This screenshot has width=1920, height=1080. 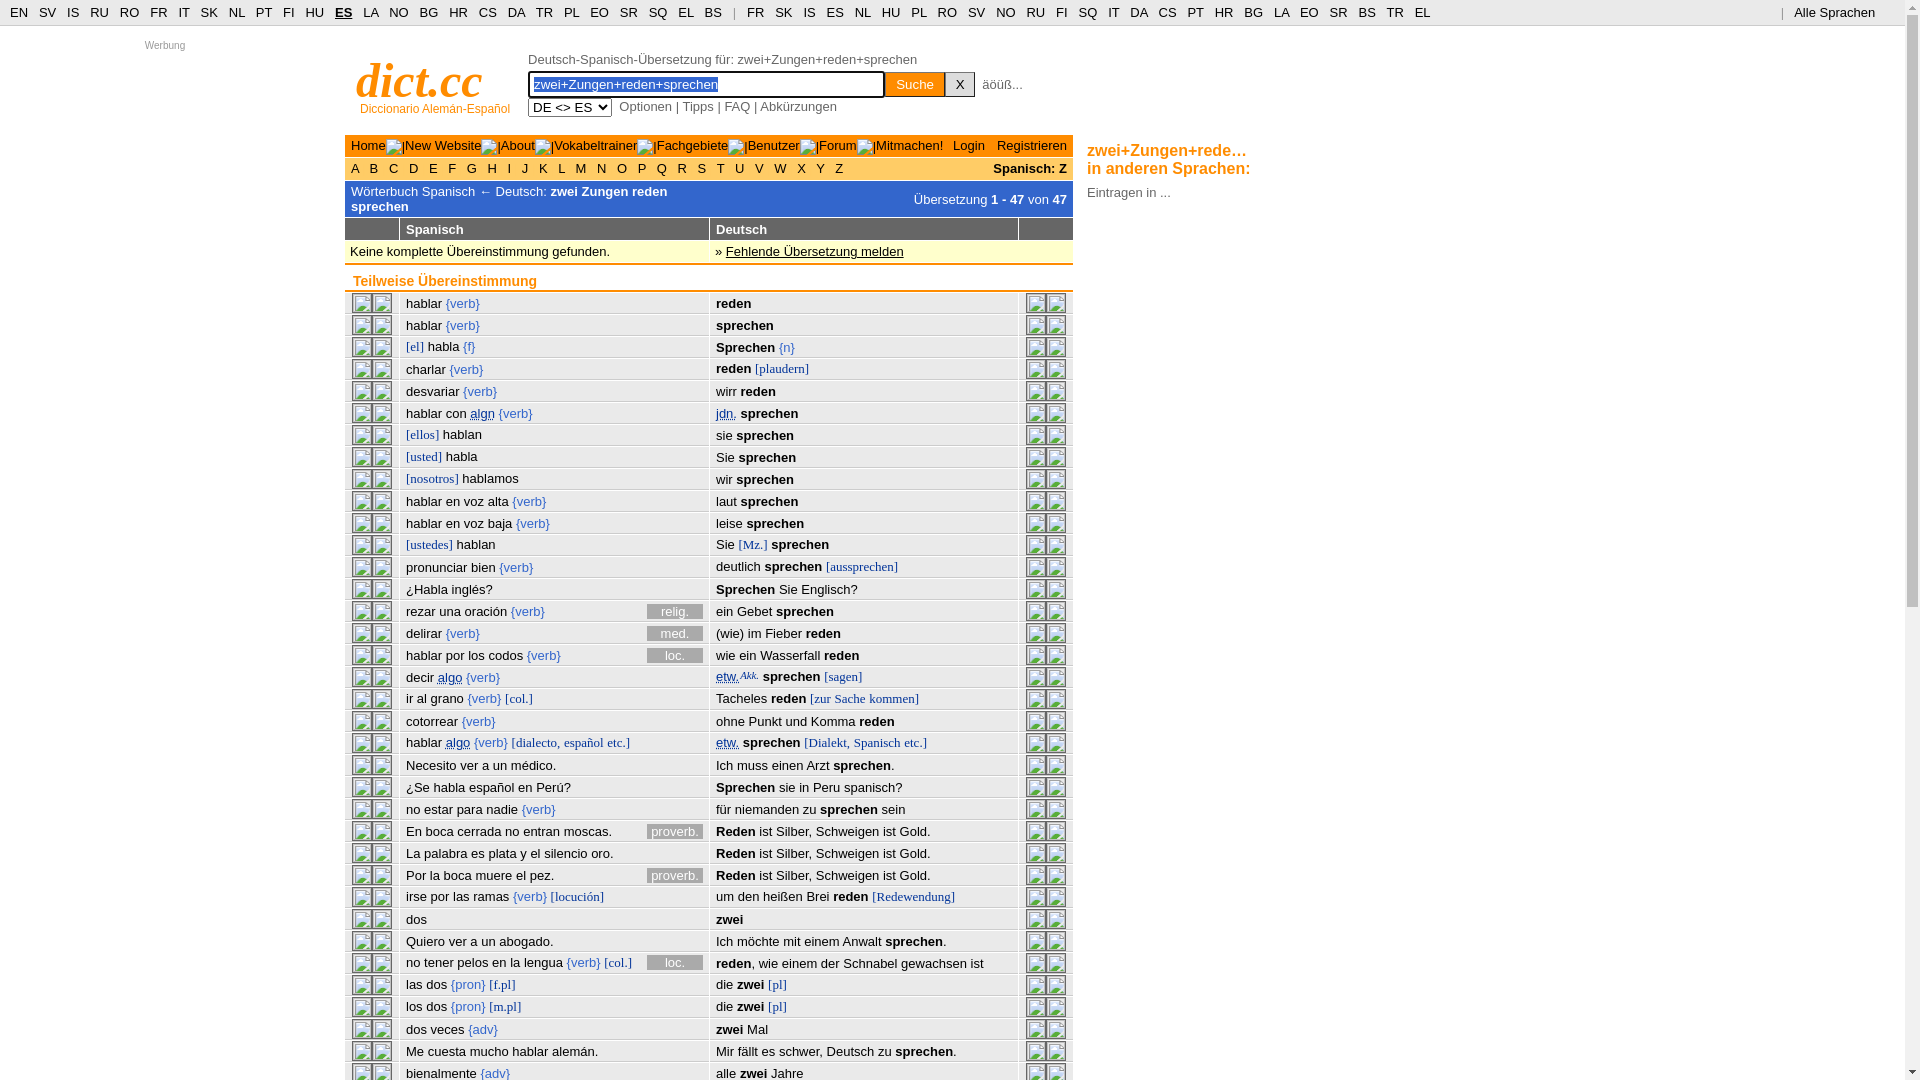 What do you see at coordinates (675, 655) in the screenshot?
I see `'loc.'` at bounding box center [675, 655].